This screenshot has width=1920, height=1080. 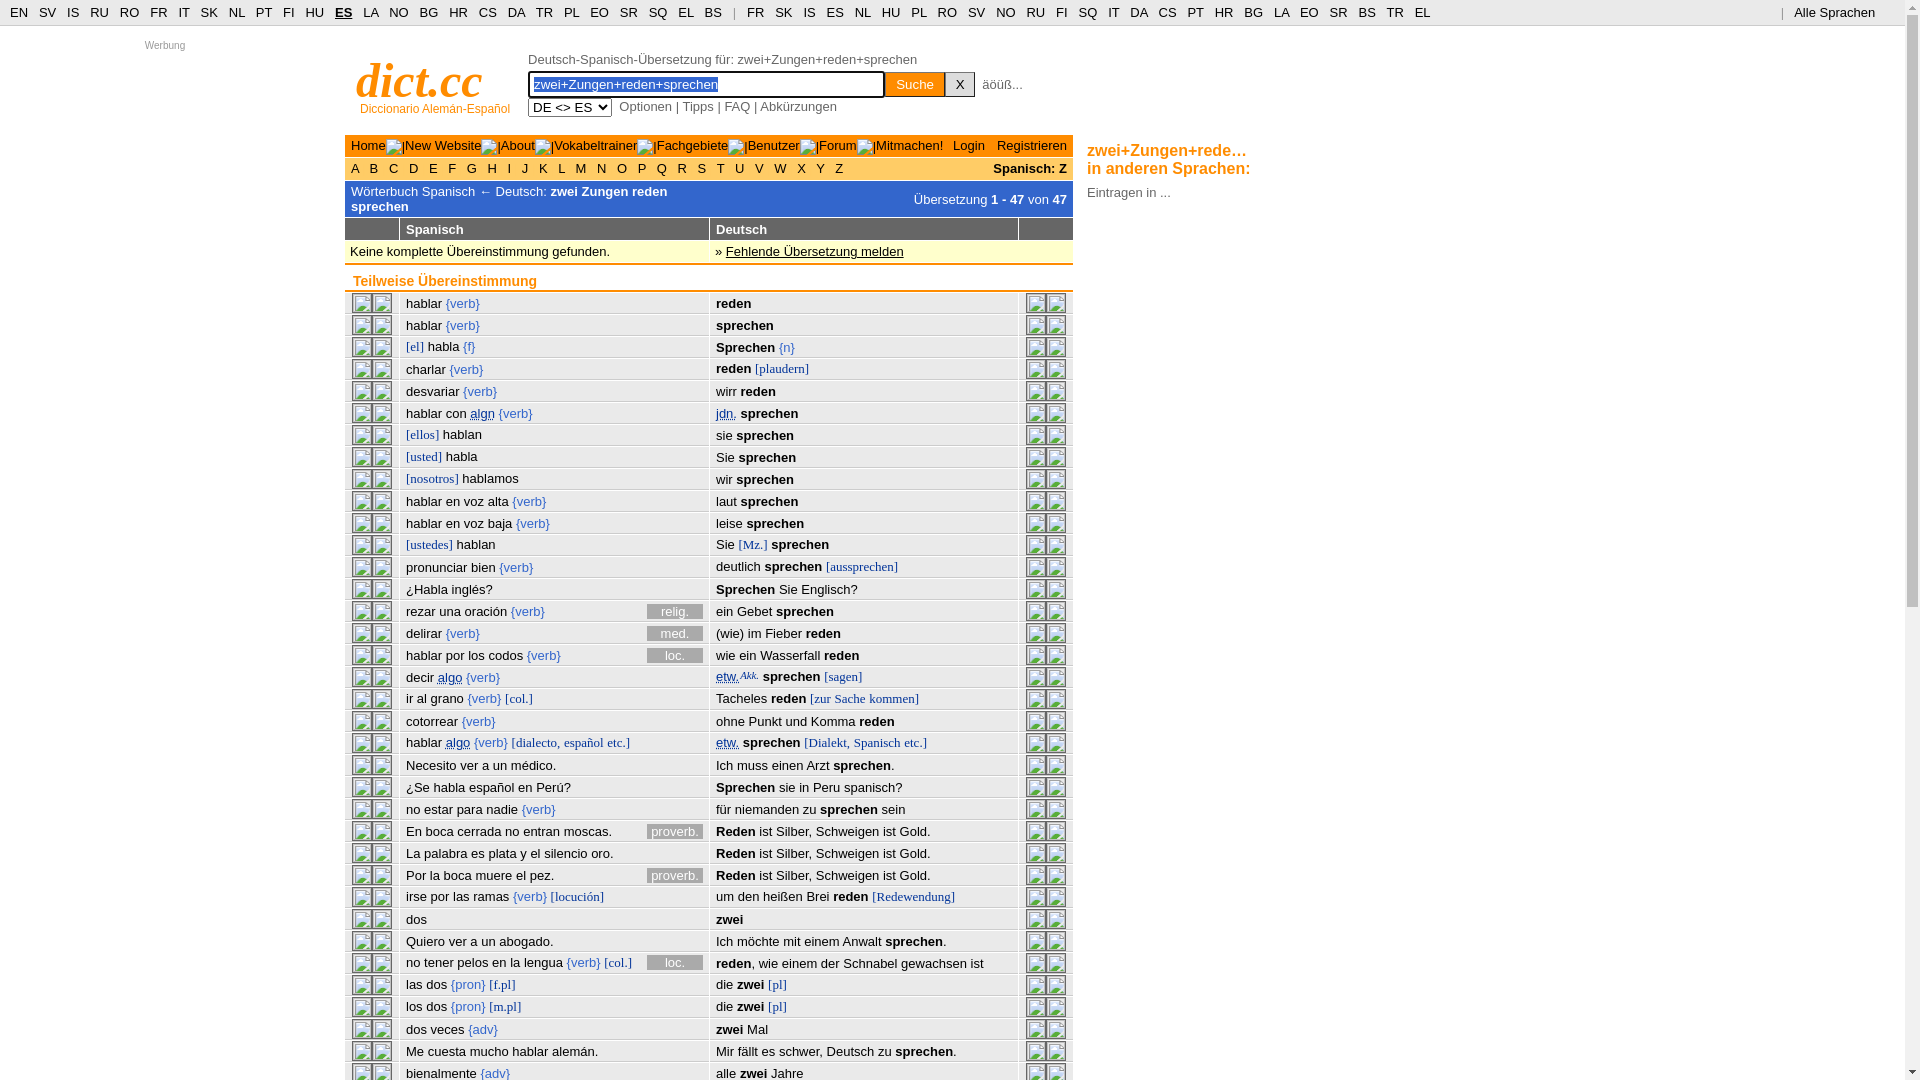 What do you see at coordinates (675, 655) in the screenshot?
I see `'loc.'` at bounding box center [675, 655].